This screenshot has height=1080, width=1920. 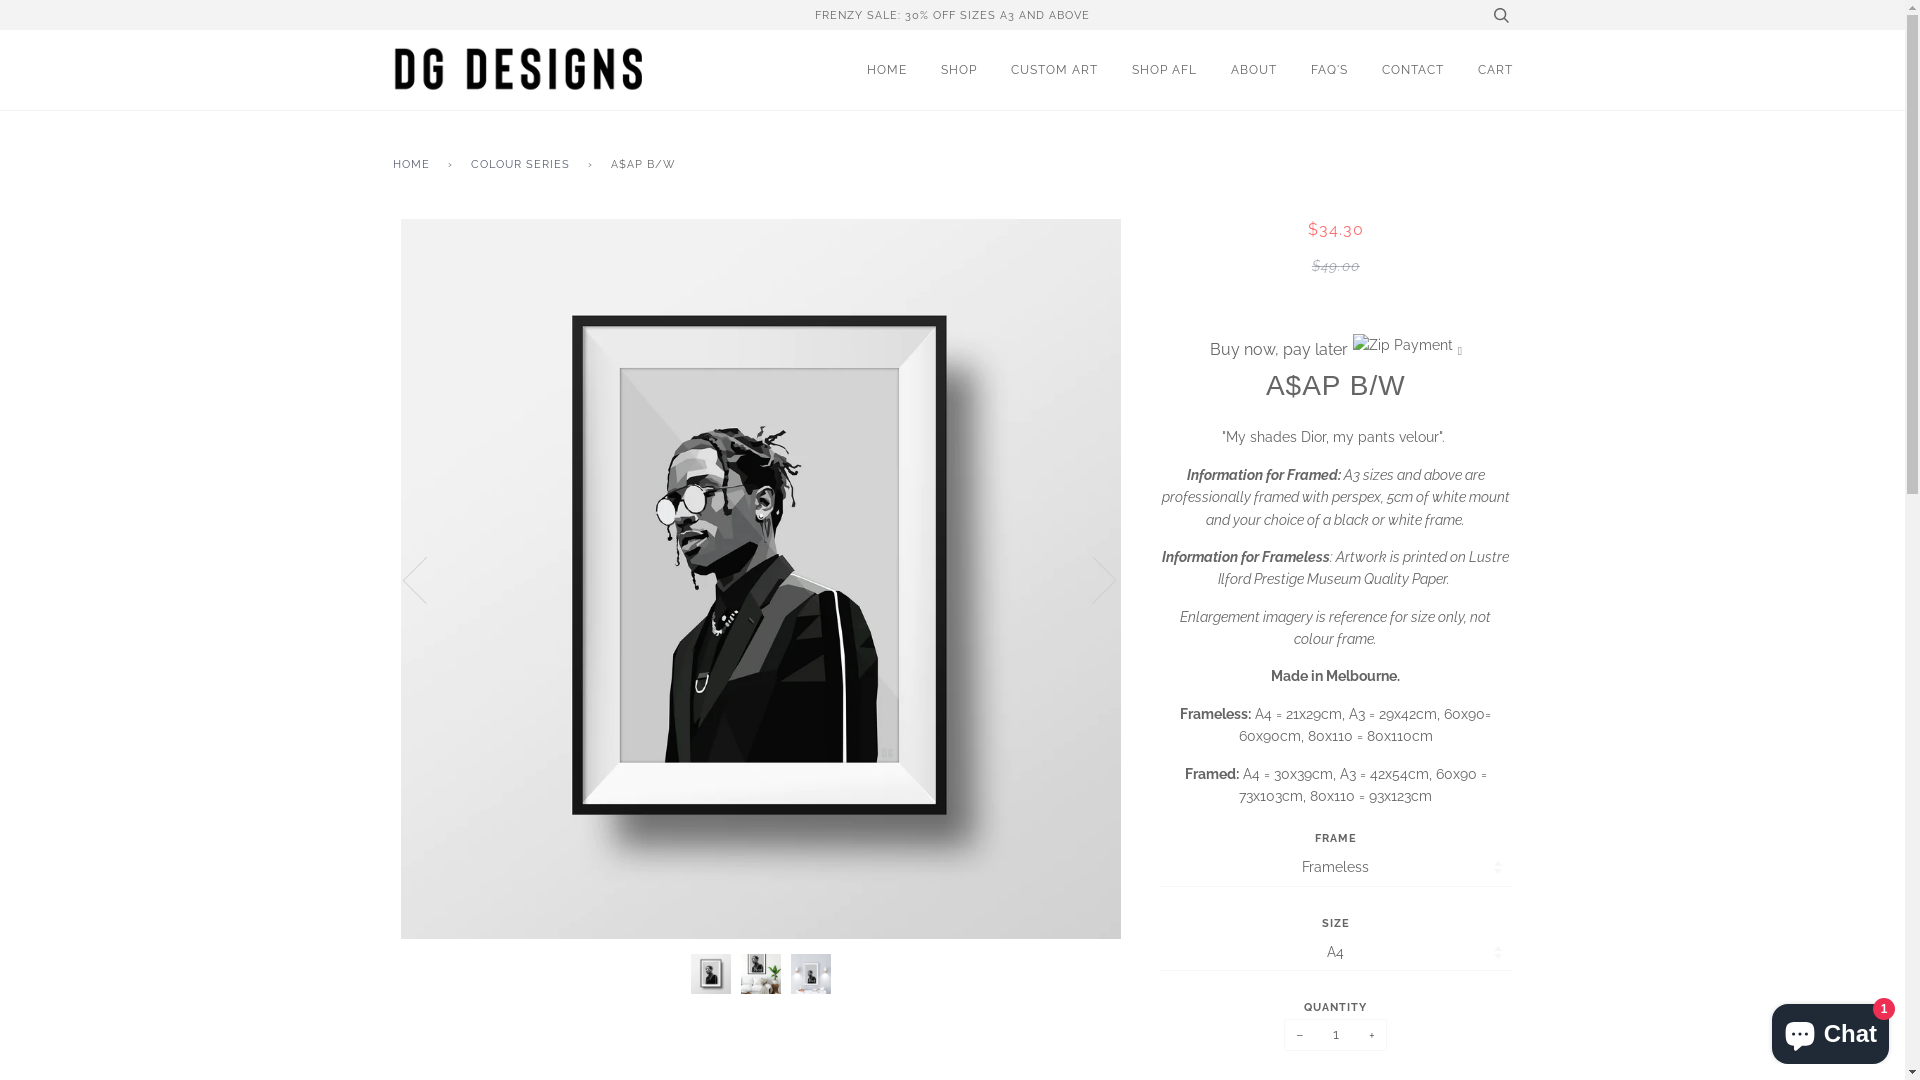 I want to click on 'CONTACT', so click(x=1411, y=68).